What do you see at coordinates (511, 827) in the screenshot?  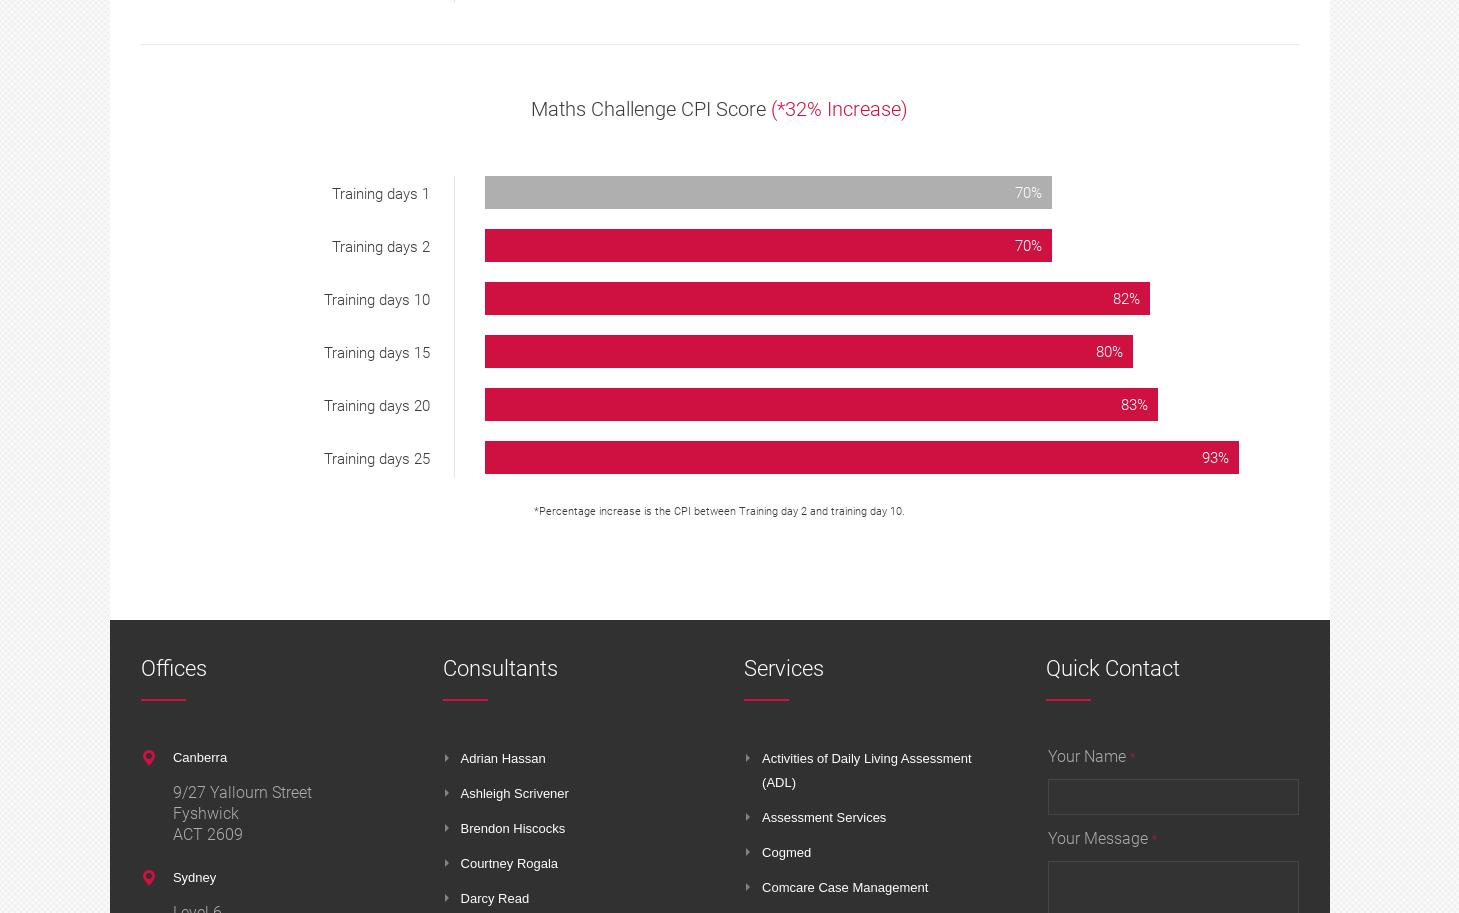 I see `'Brendon Hiscocks'` at bounding box center [511, 827].